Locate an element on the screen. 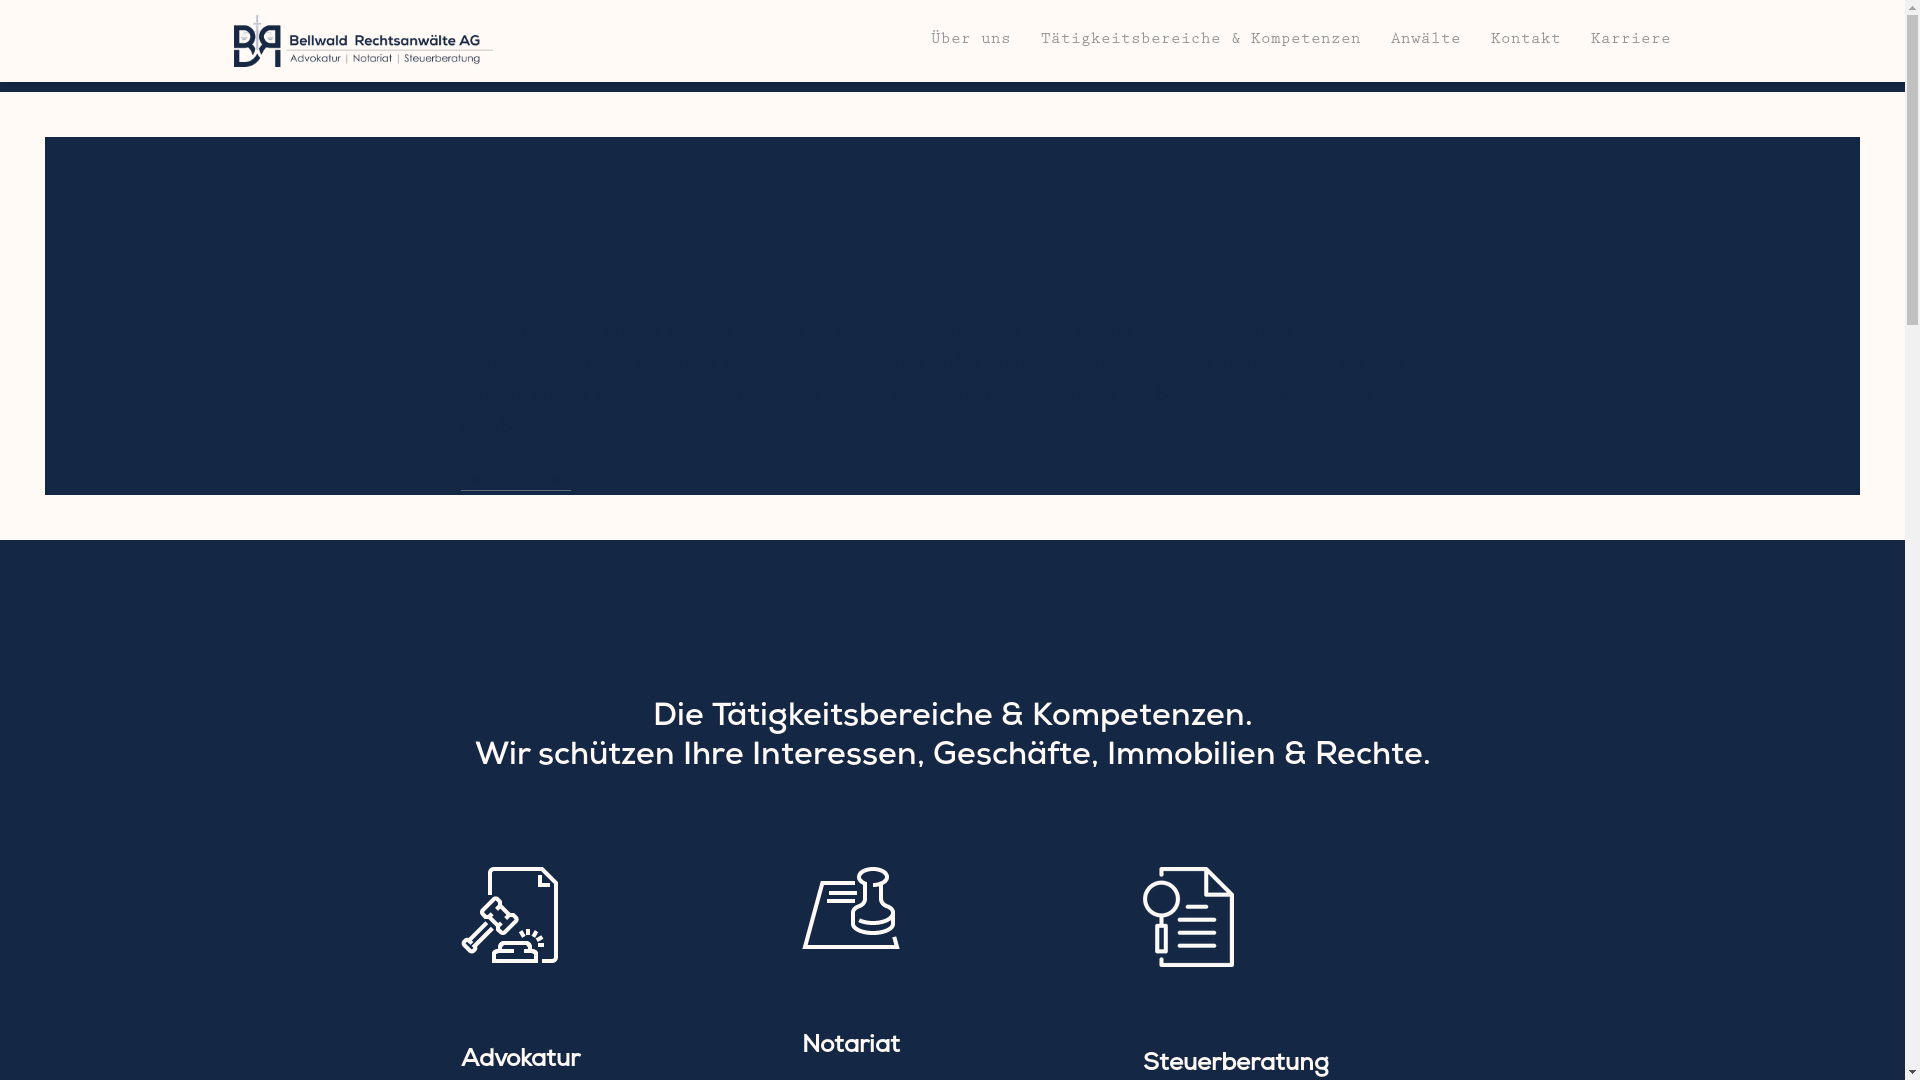  'Karriere' is located at coordinates (1631, 42).